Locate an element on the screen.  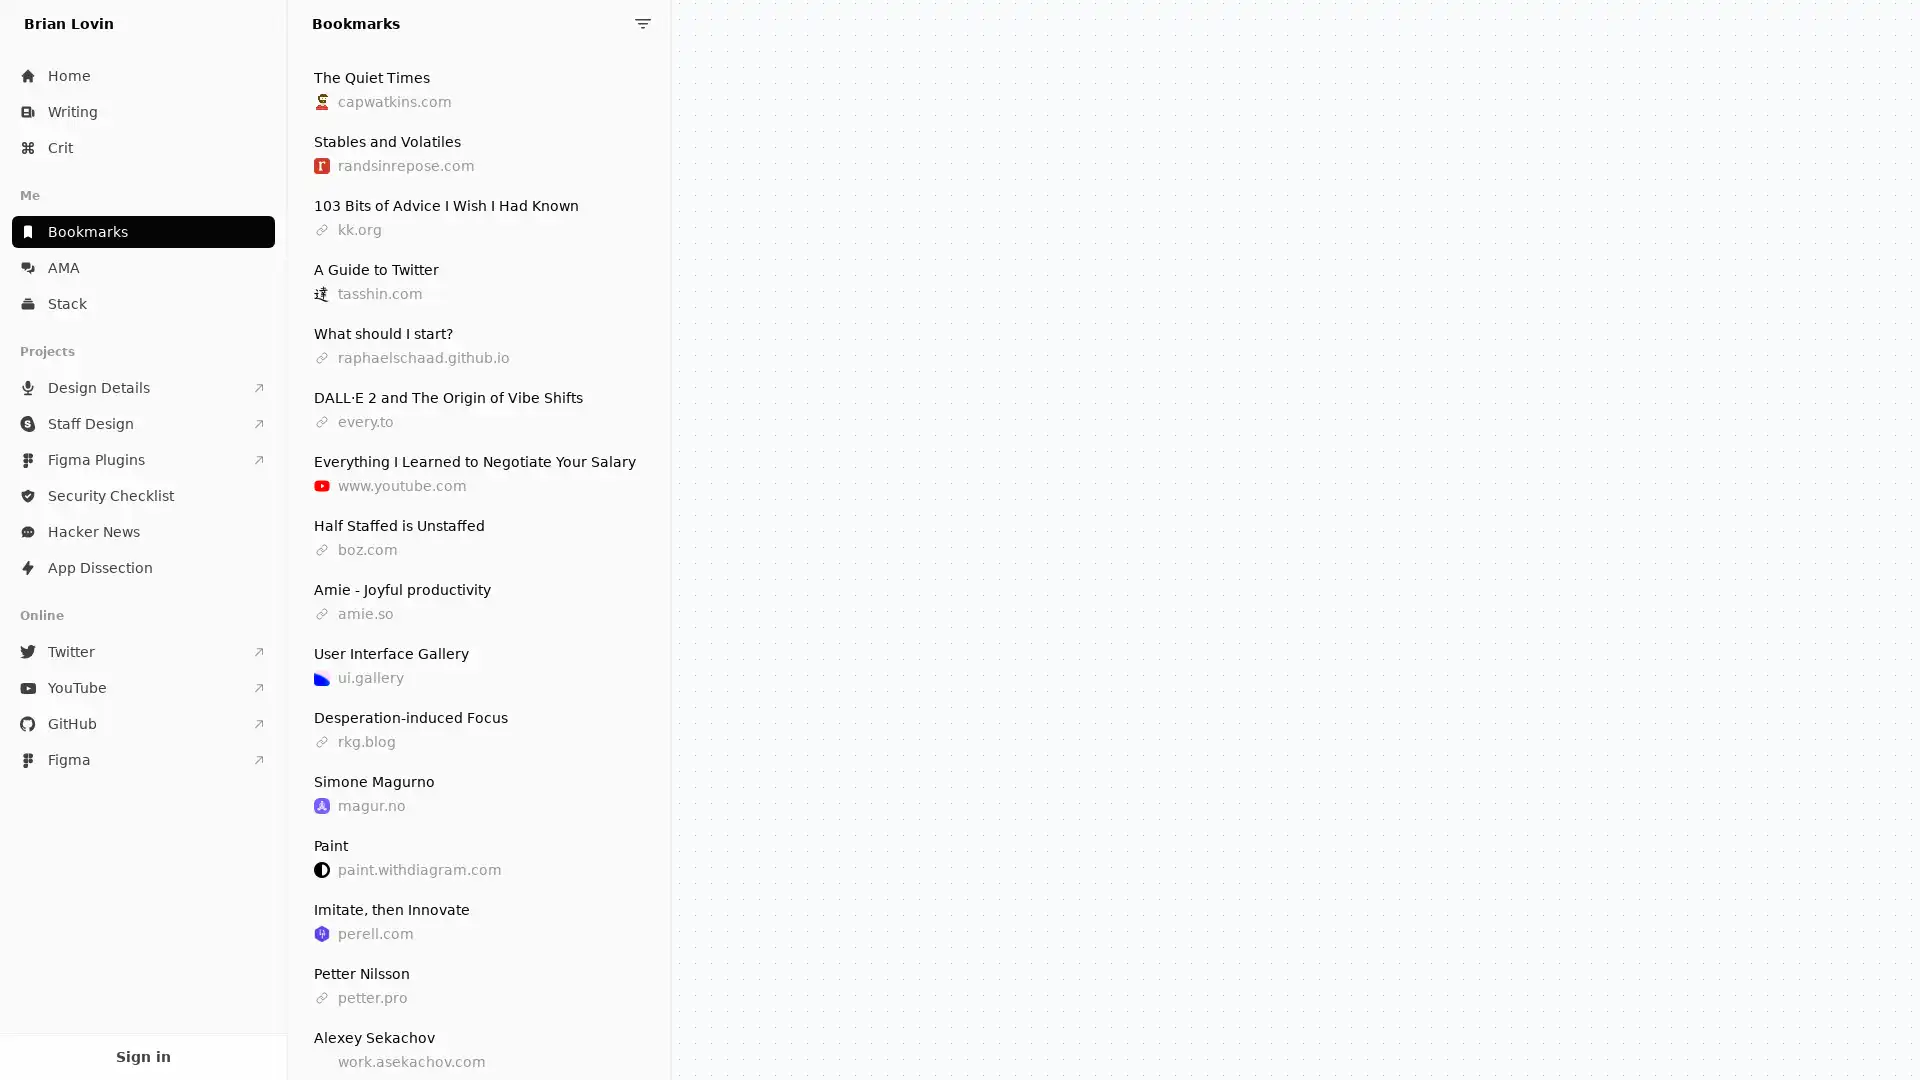
Sign in is located at coordinates (142, 1055).